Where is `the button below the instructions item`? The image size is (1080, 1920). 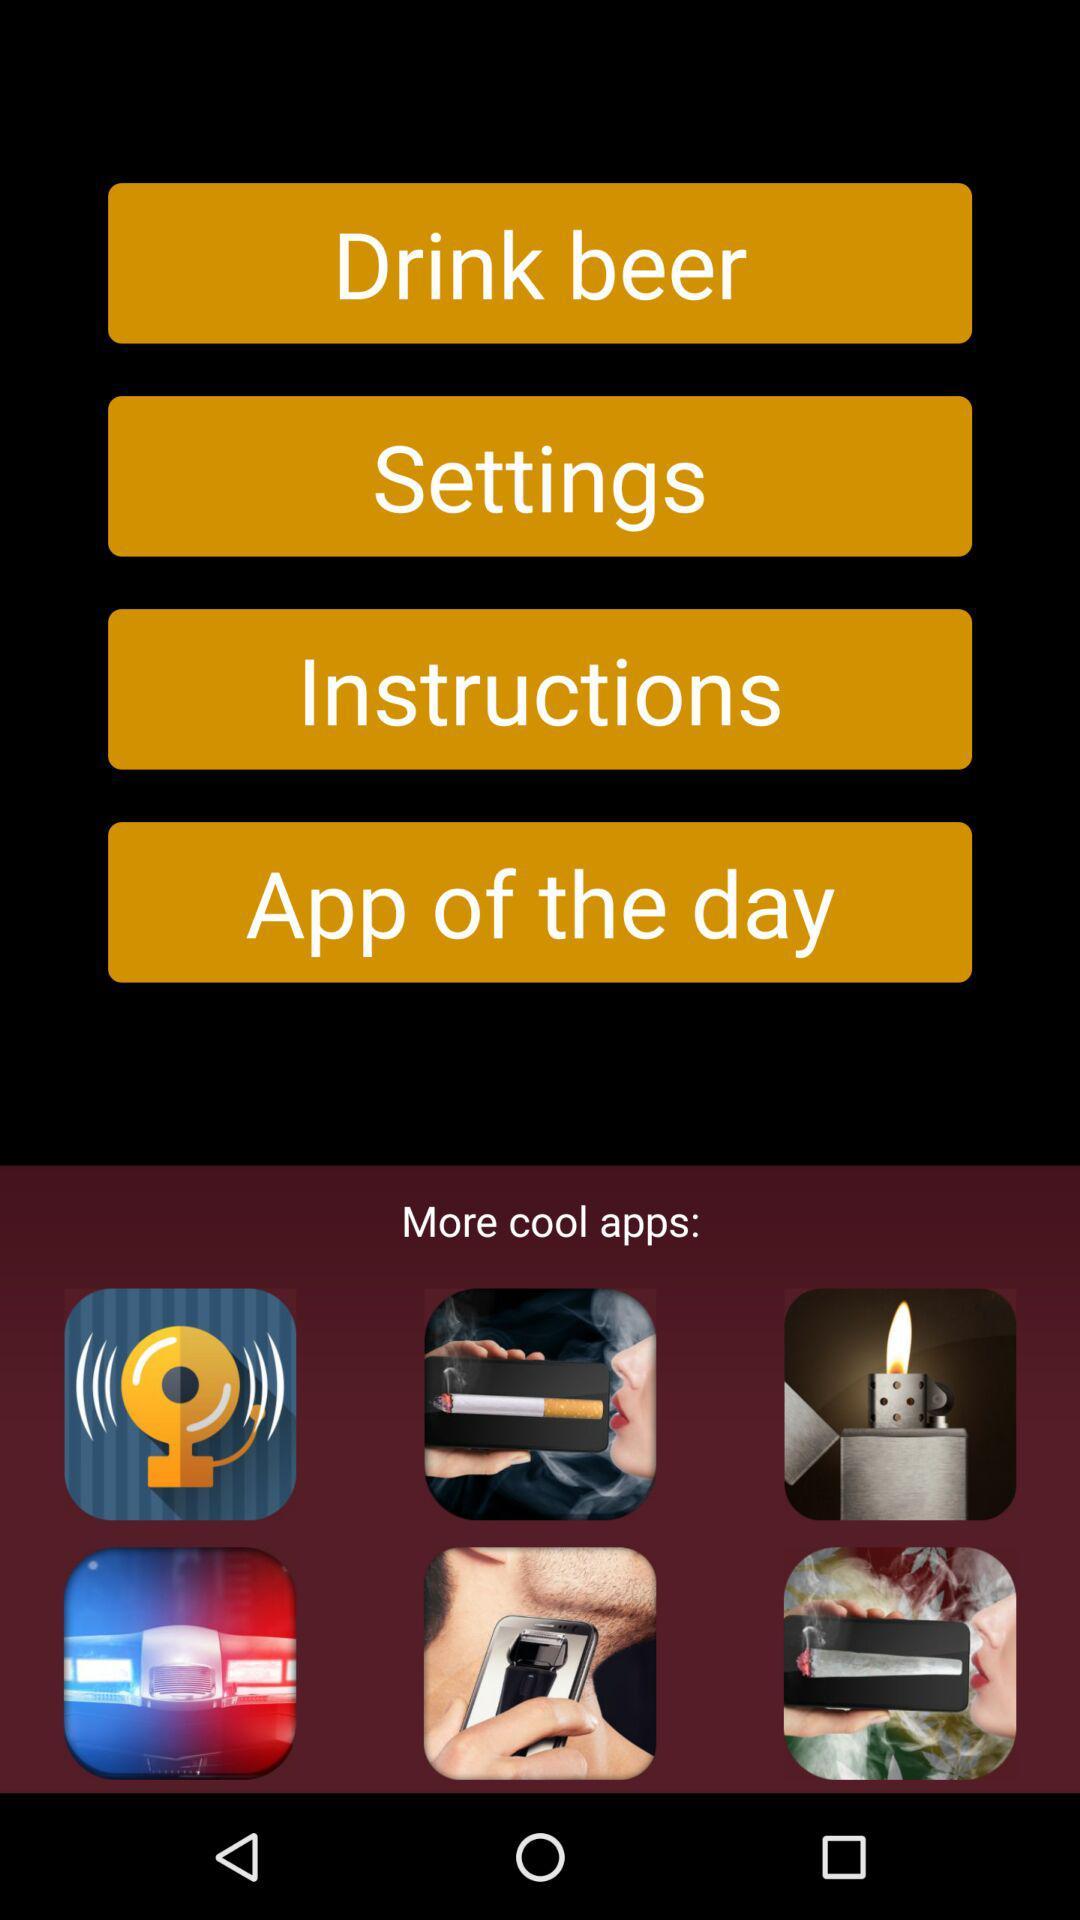 the button below the instructions item is located at coordinates (540, 901).